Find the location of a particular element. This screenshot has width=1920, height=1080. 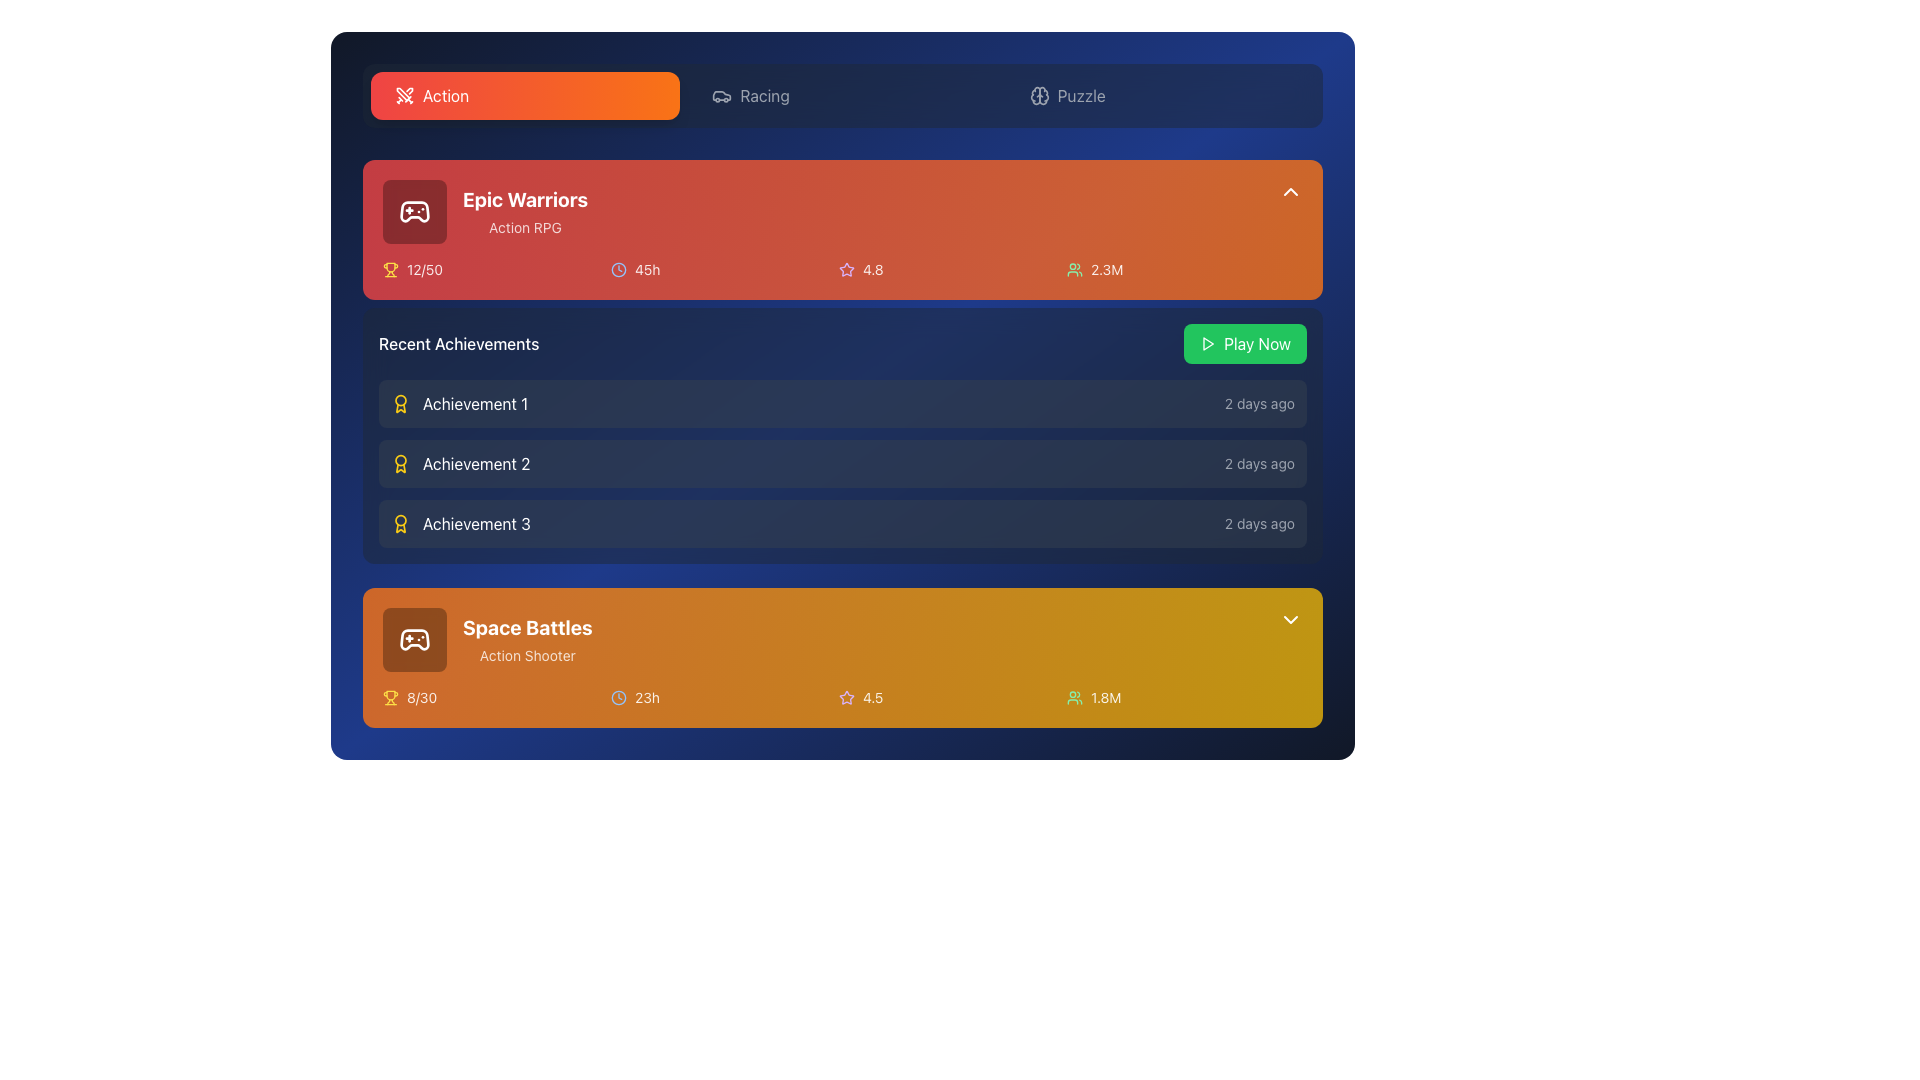

the SVG circle element representing the clock face on the orange gradient card for 'Space Battles', which is located at the center-right of the card is located at coordinates (618, 697).